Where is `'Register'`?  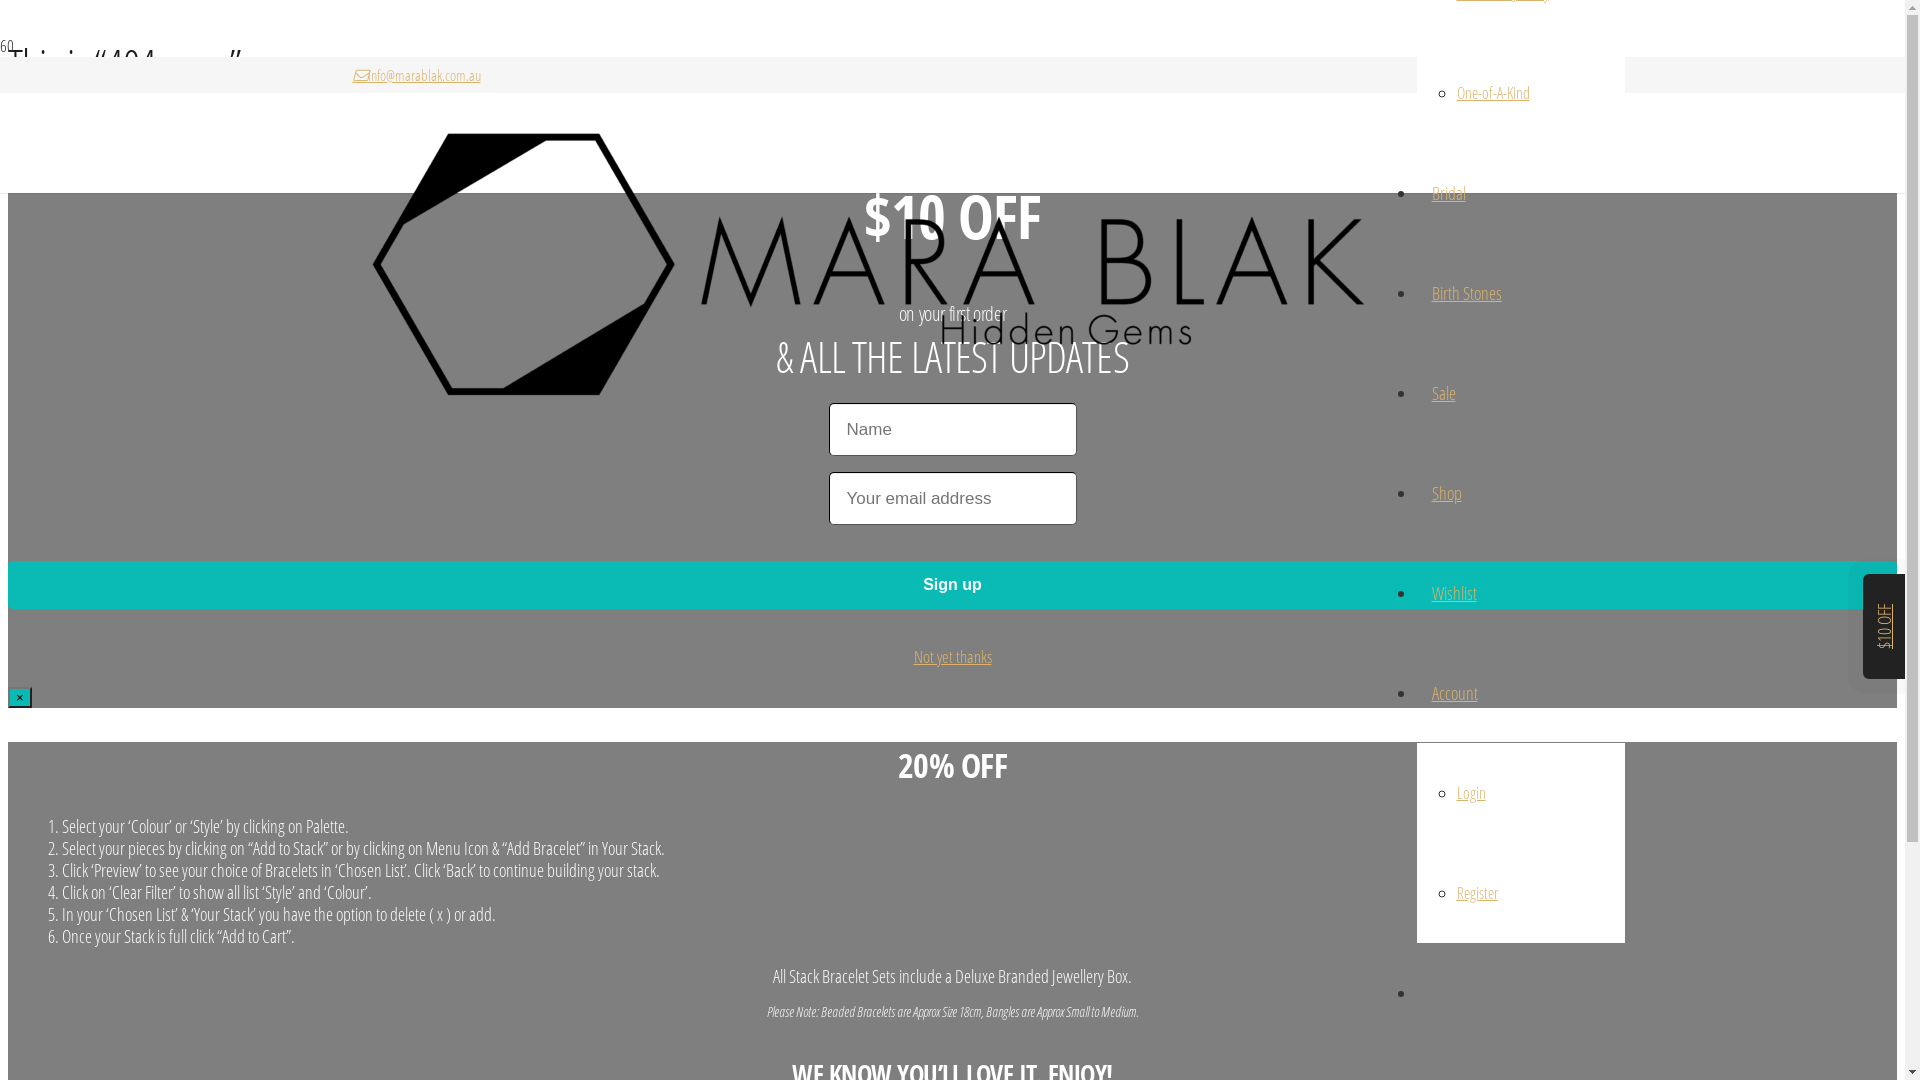
'Register' is located at coordinates (1455, 892).